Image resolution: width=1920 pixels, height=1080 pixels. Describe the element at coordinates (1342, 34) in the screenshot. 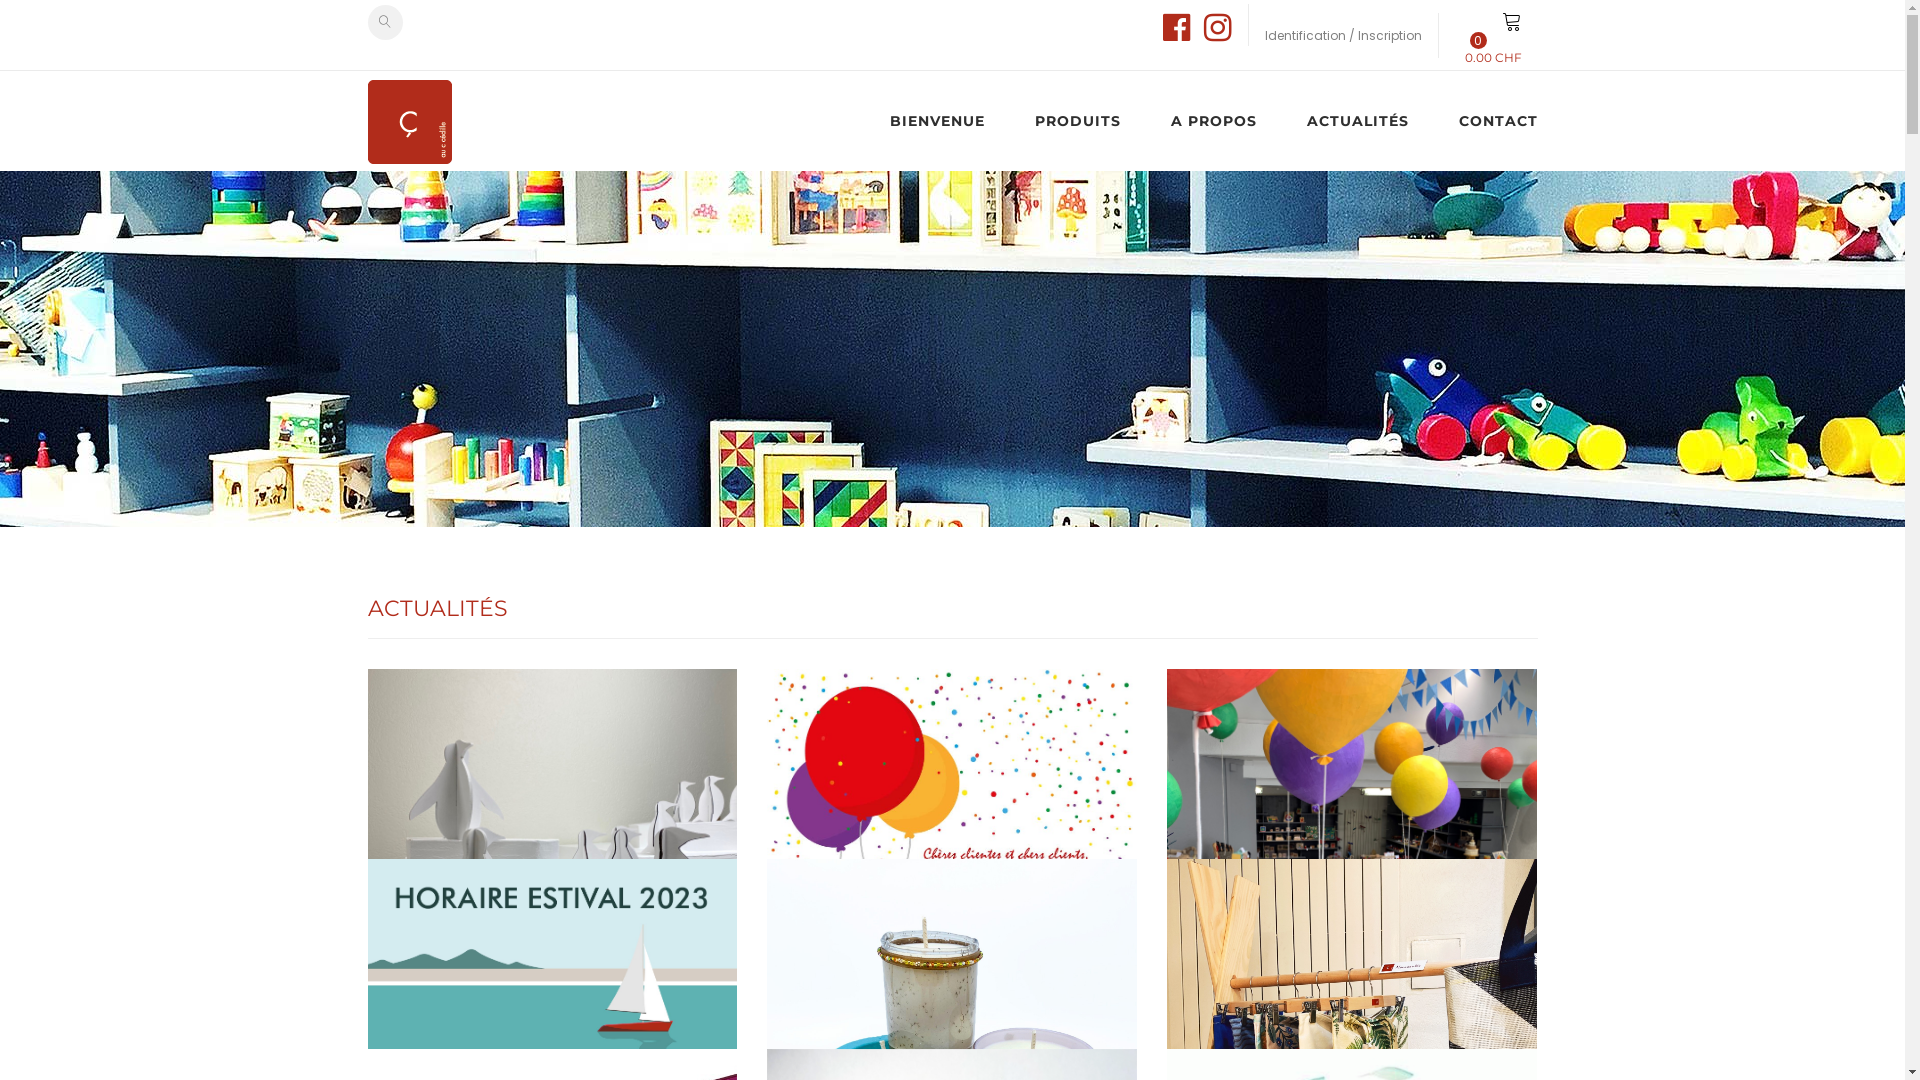

I see `'Identification / Inscription'` at that location.